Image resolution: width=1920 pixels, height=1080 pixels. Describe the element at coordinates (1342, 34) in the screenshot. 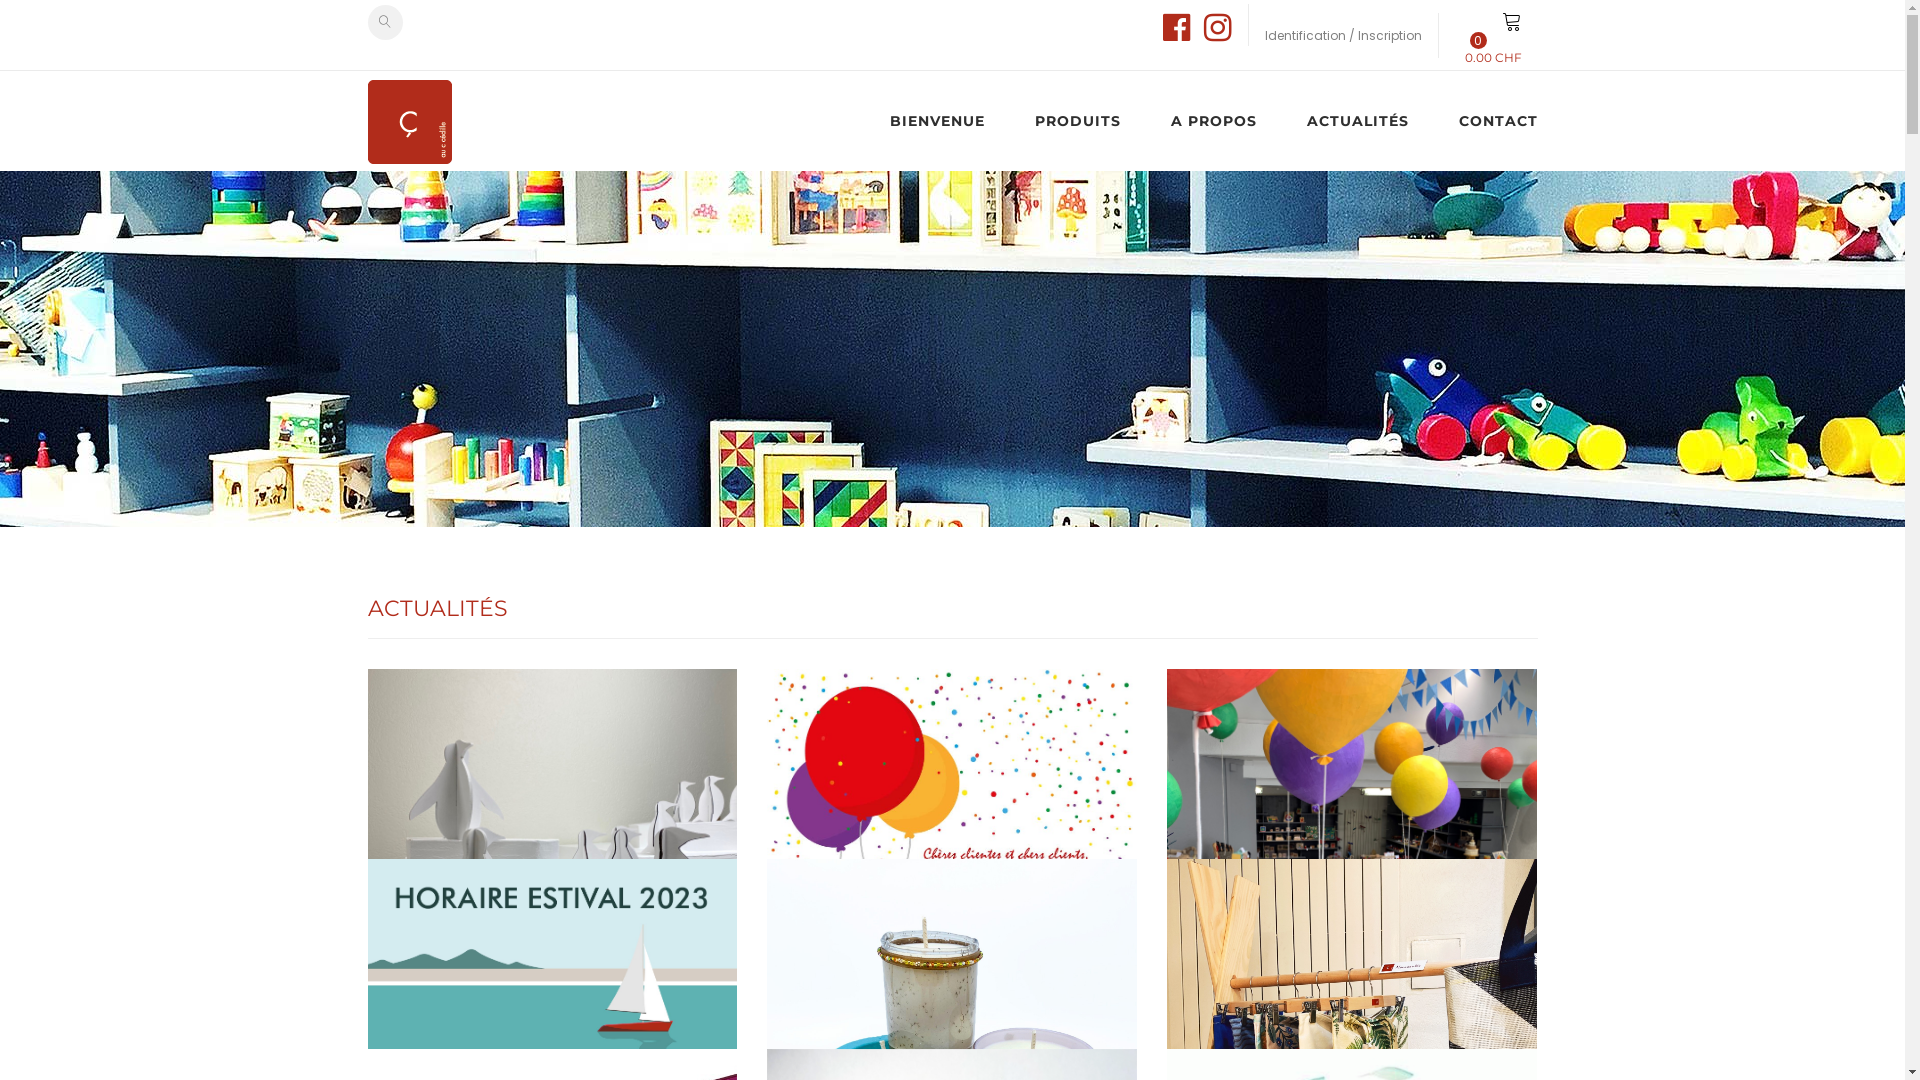

I see `'Identification / Inscription'` at that location.